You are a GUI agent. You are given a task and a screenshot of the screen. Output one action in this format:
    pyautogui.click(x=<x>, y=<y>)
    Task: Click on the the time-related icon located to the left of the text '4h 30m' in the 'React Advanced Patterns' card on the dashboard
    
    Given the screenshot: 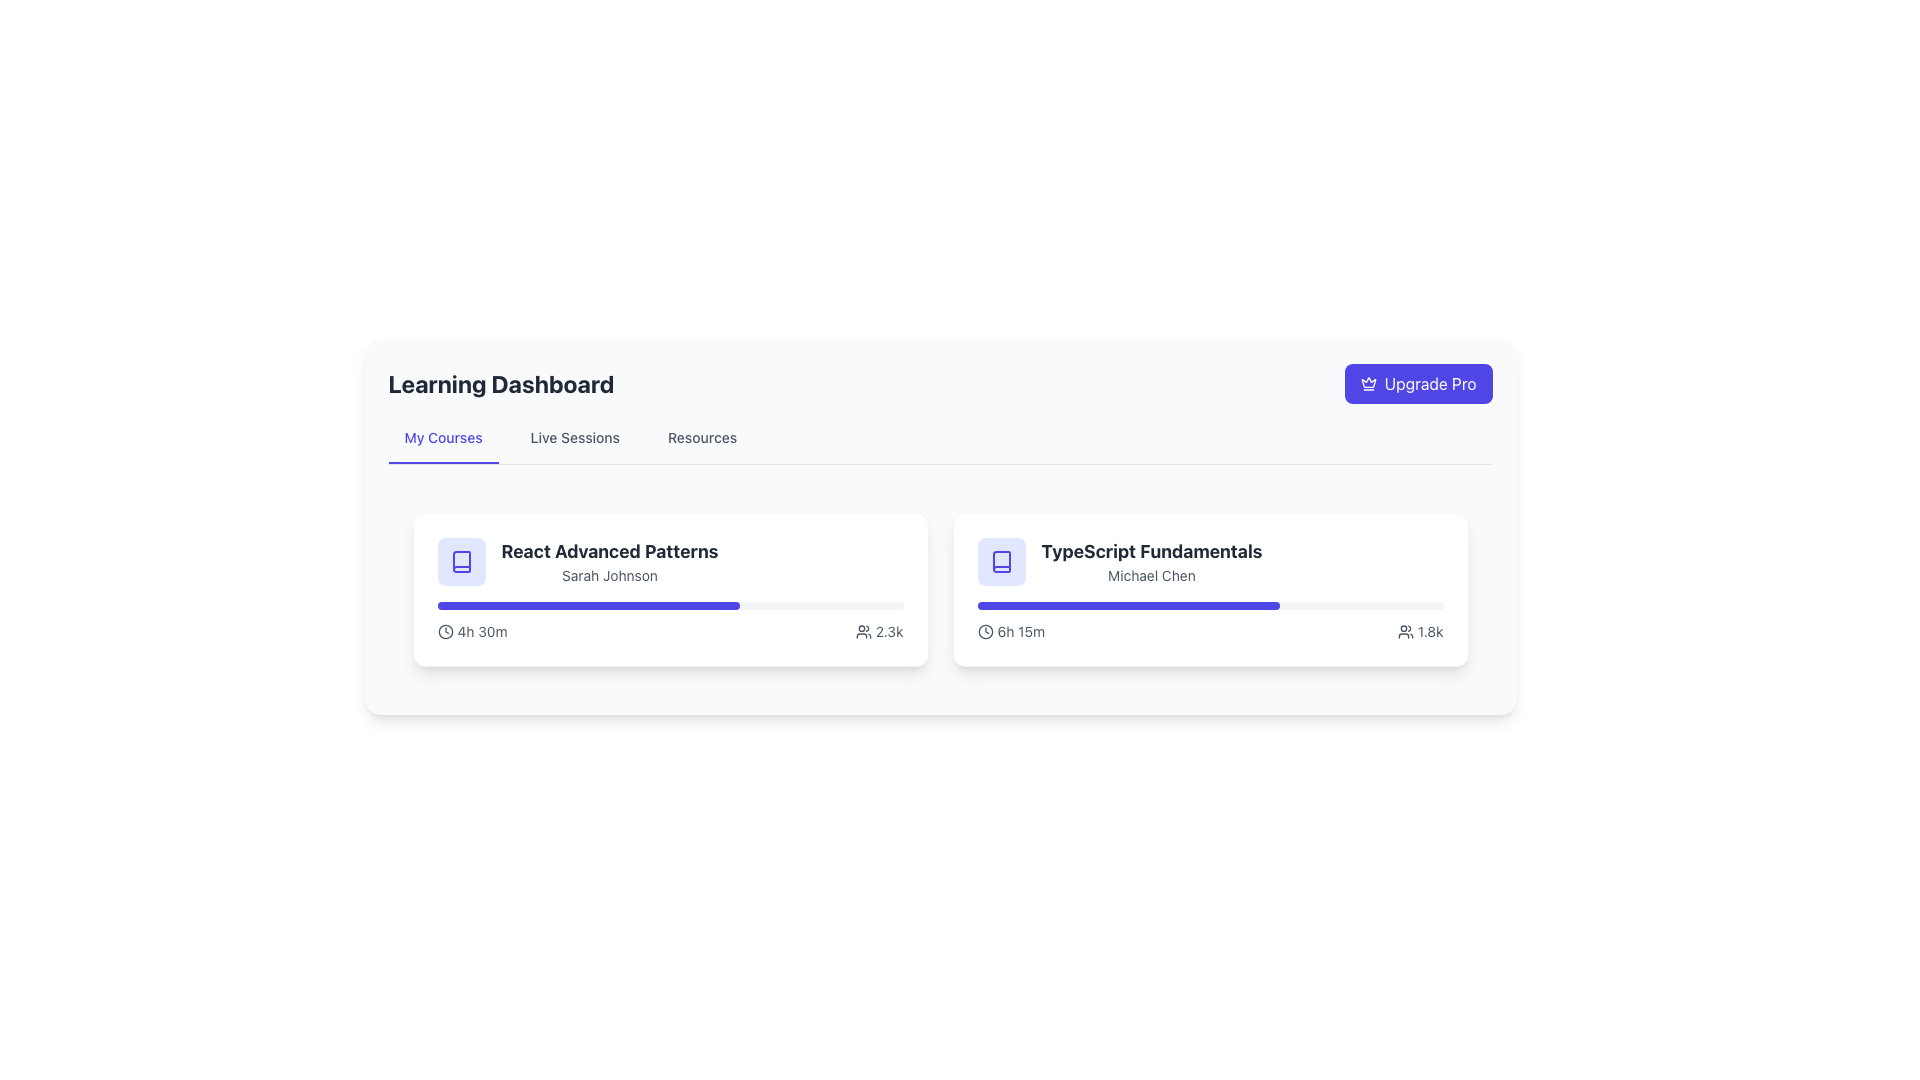 What is the action you would take?
    pyautogui.click(x=444, y=632)
    